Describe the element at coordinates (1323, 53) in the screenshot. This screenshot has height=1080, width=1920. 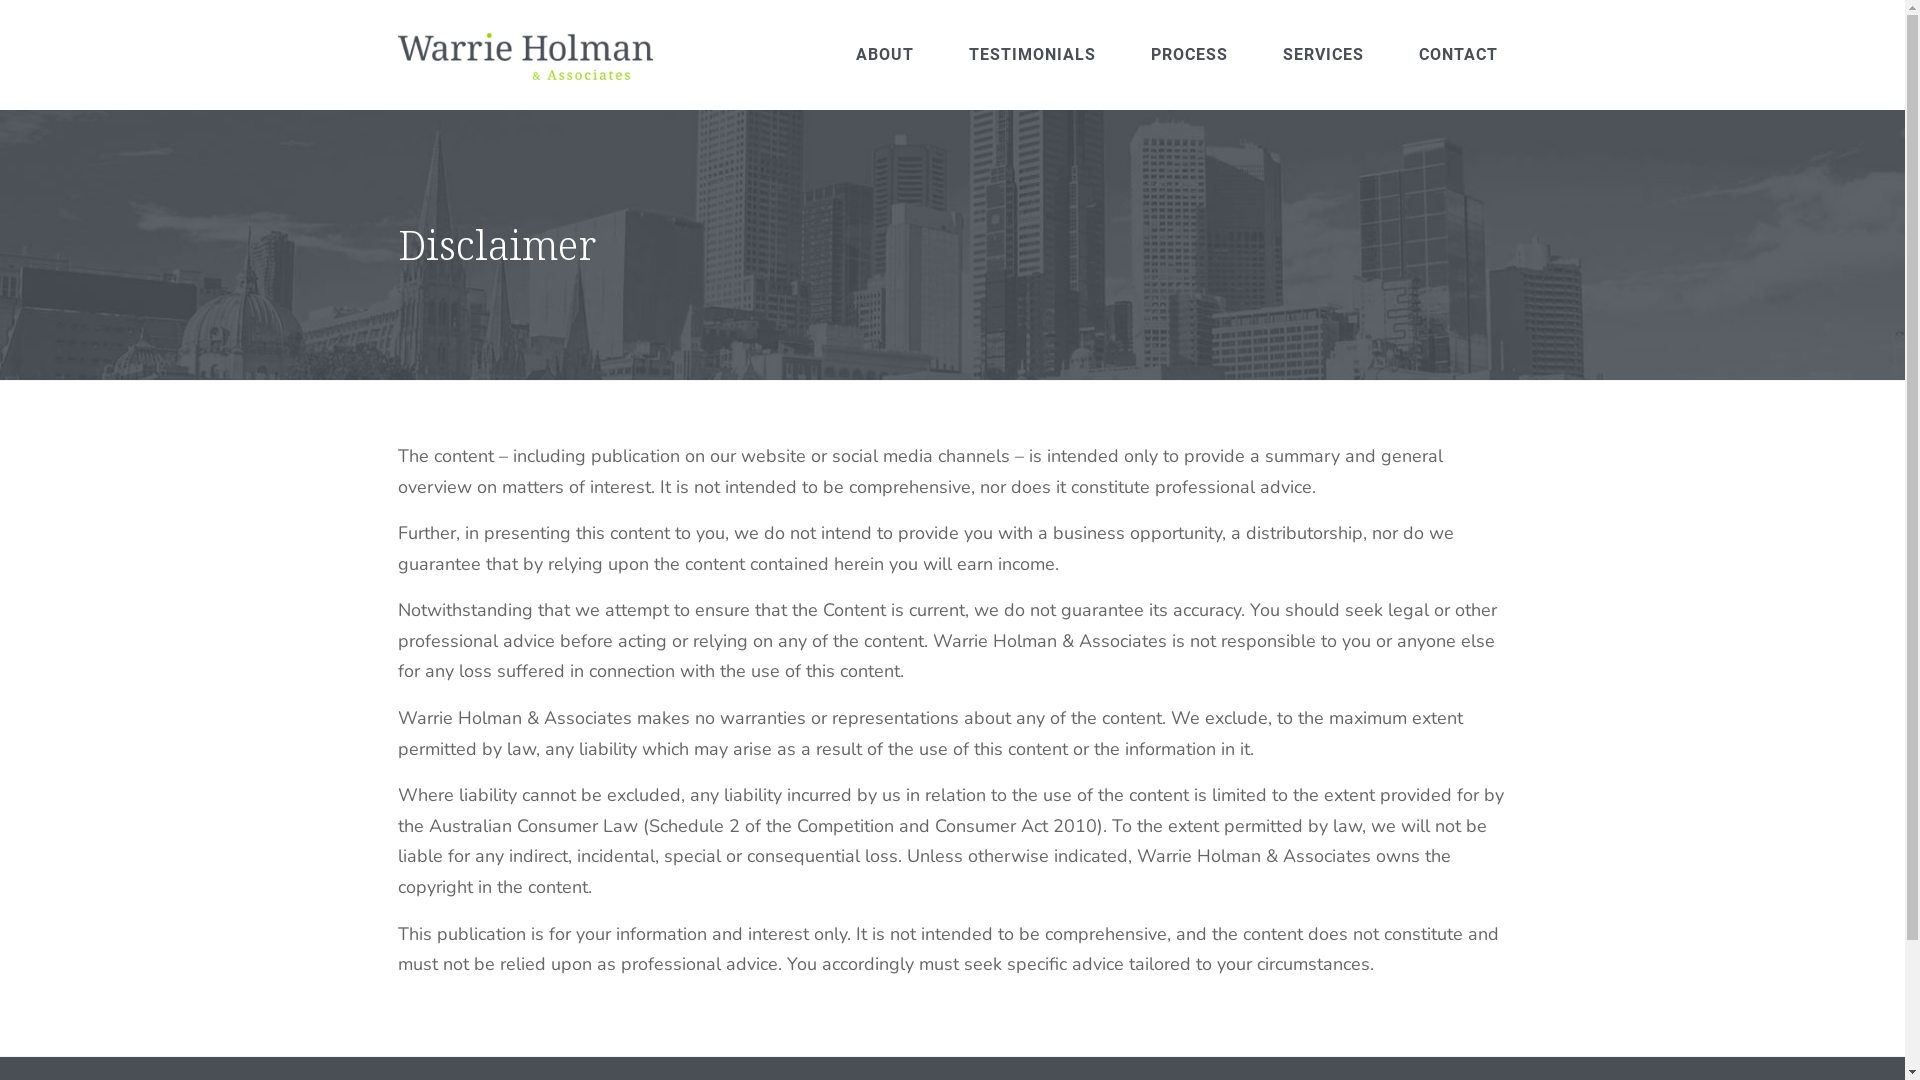
I see `'SERVICES'` at that location.